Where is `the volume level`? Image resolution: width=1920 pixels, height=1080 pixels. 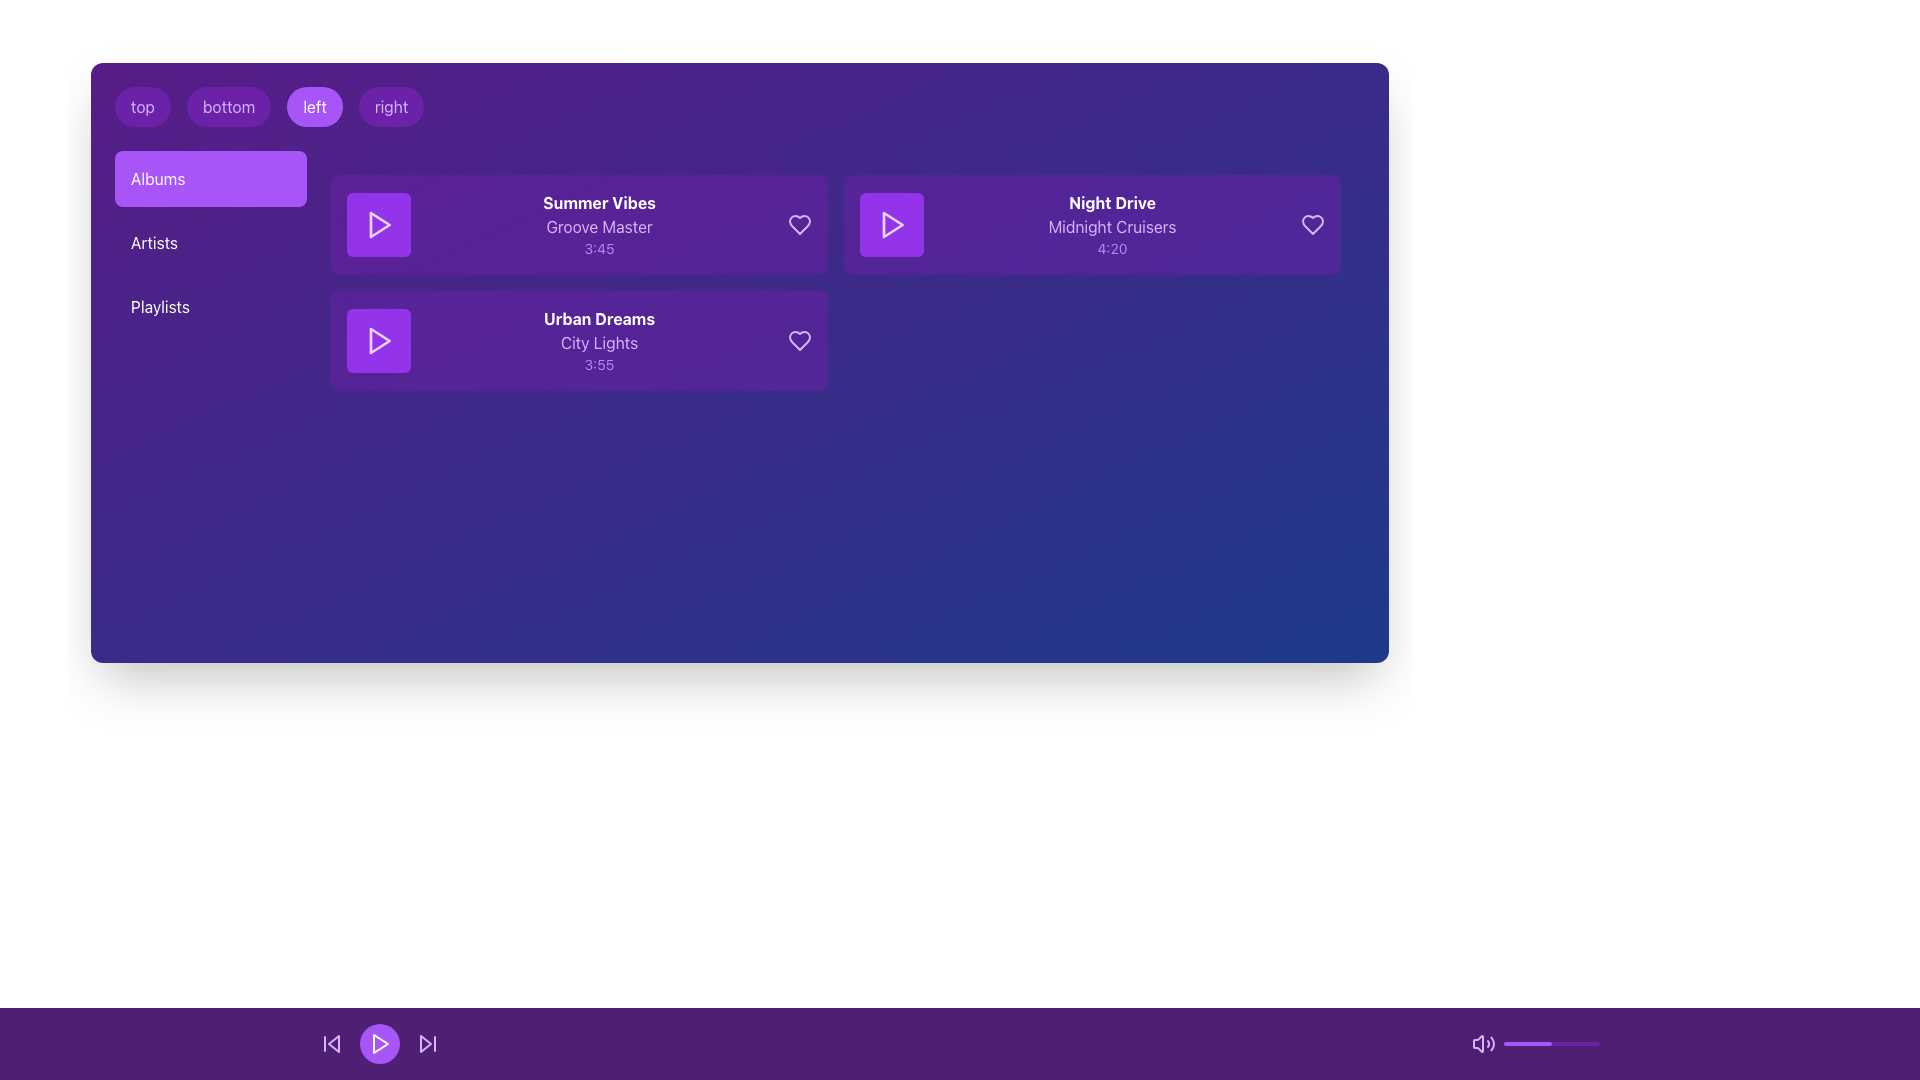 the volume level is located at coordinates (1553, 1043).